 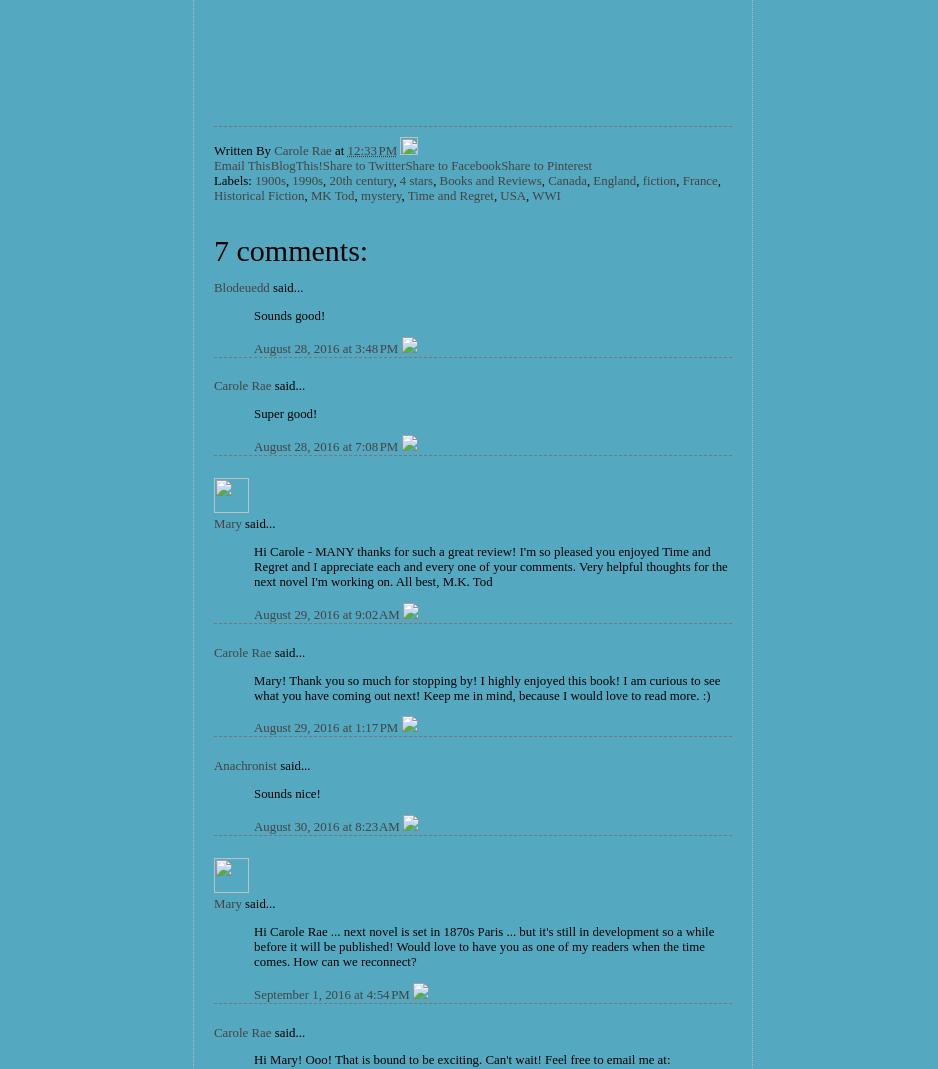 I want to click on 'August 29, 2016 at 1:17 PM', so click(x=326, y=726).